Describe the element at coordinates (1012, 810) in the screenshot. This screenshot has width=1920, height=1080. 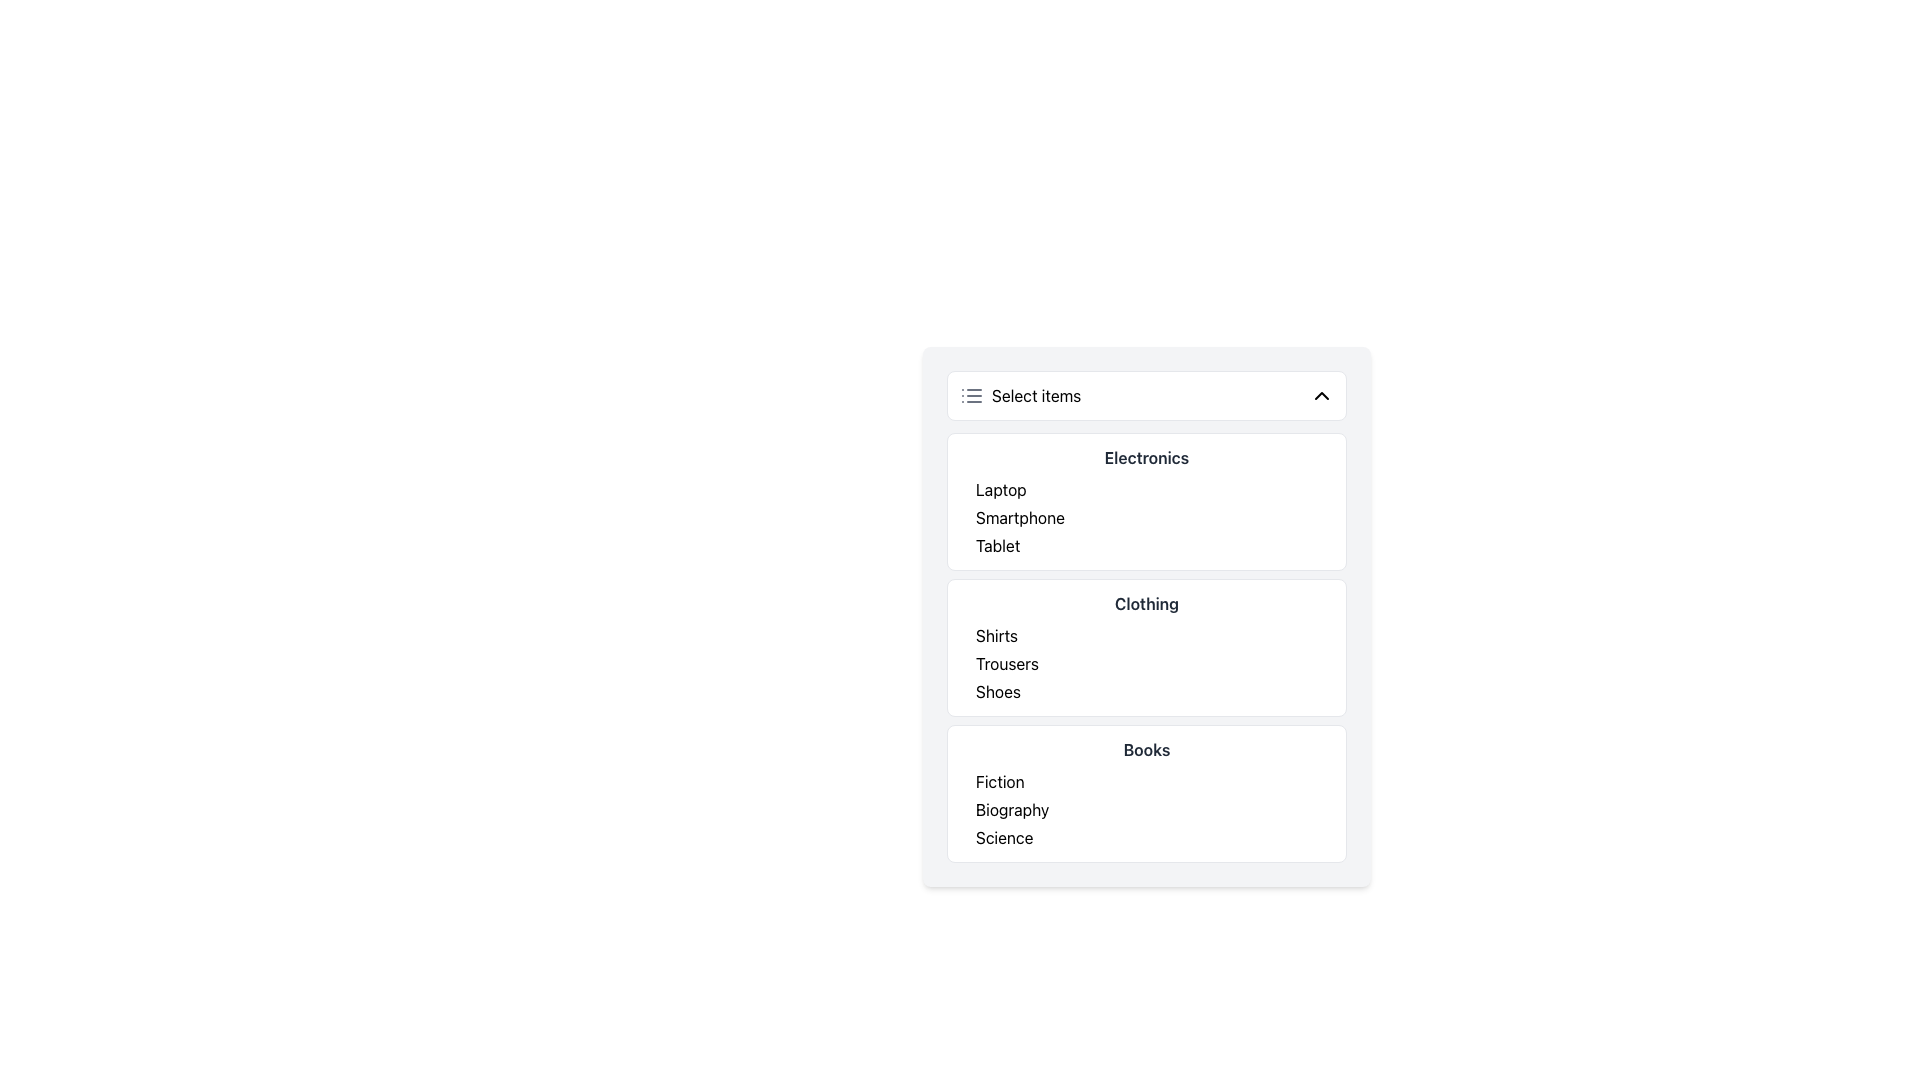
I see `the 'Biography' text label, which is the second entry in the vertical list under the 'Books' section of the dropdown menu` at that location.